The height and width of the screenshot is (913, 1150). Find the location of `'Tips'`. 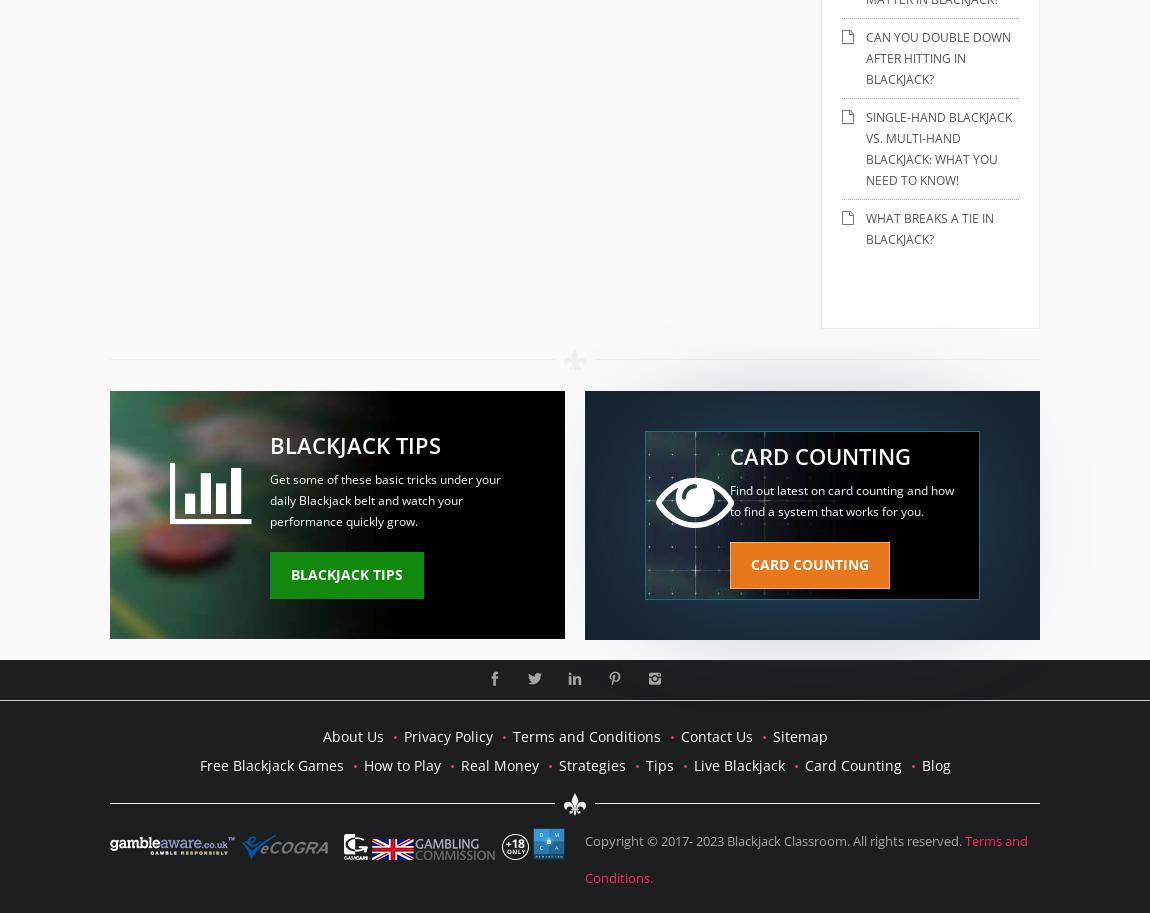

'Tips' is located at coordinates (657, 764).